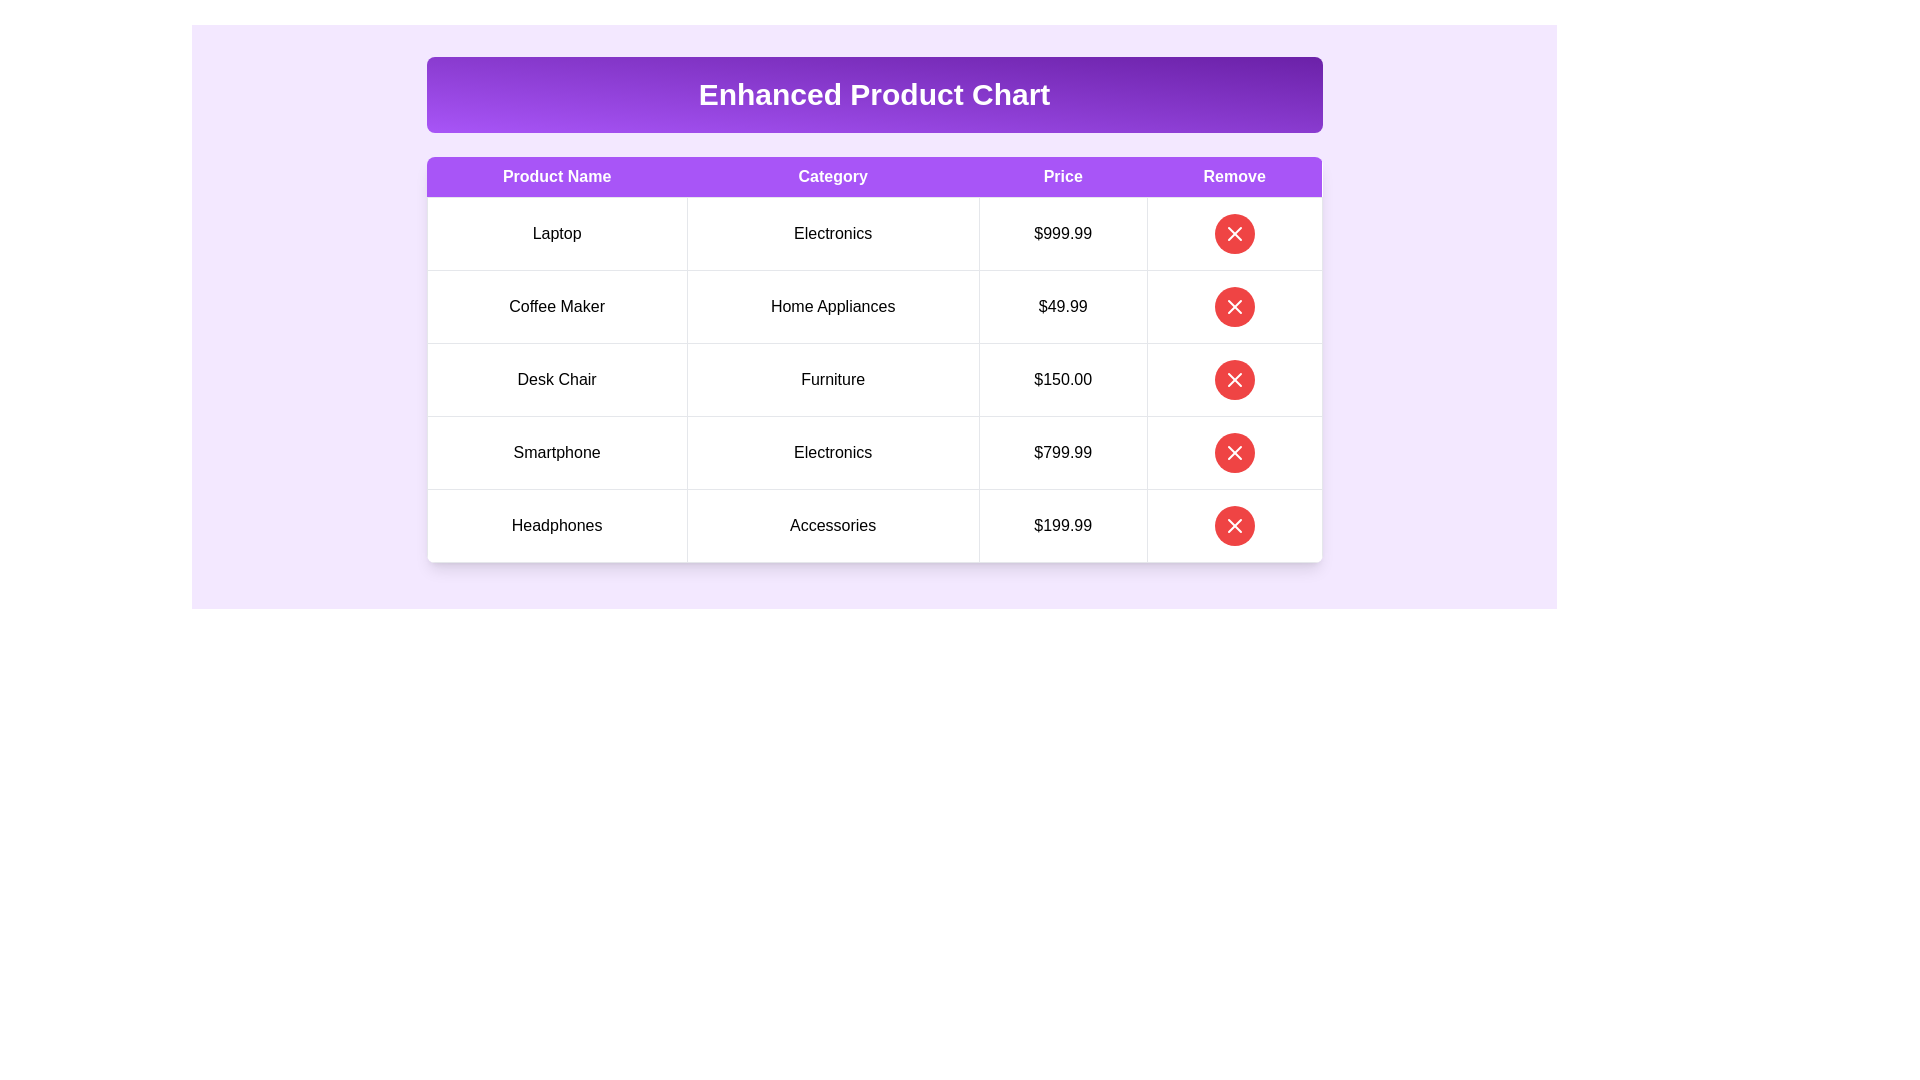 This screenshot has height=1080, width=1920. Describe the element at coordinates (1233, 452) in the screenshot. I see `the circular action button with an icon in the last cell of the fourth row` at that location.